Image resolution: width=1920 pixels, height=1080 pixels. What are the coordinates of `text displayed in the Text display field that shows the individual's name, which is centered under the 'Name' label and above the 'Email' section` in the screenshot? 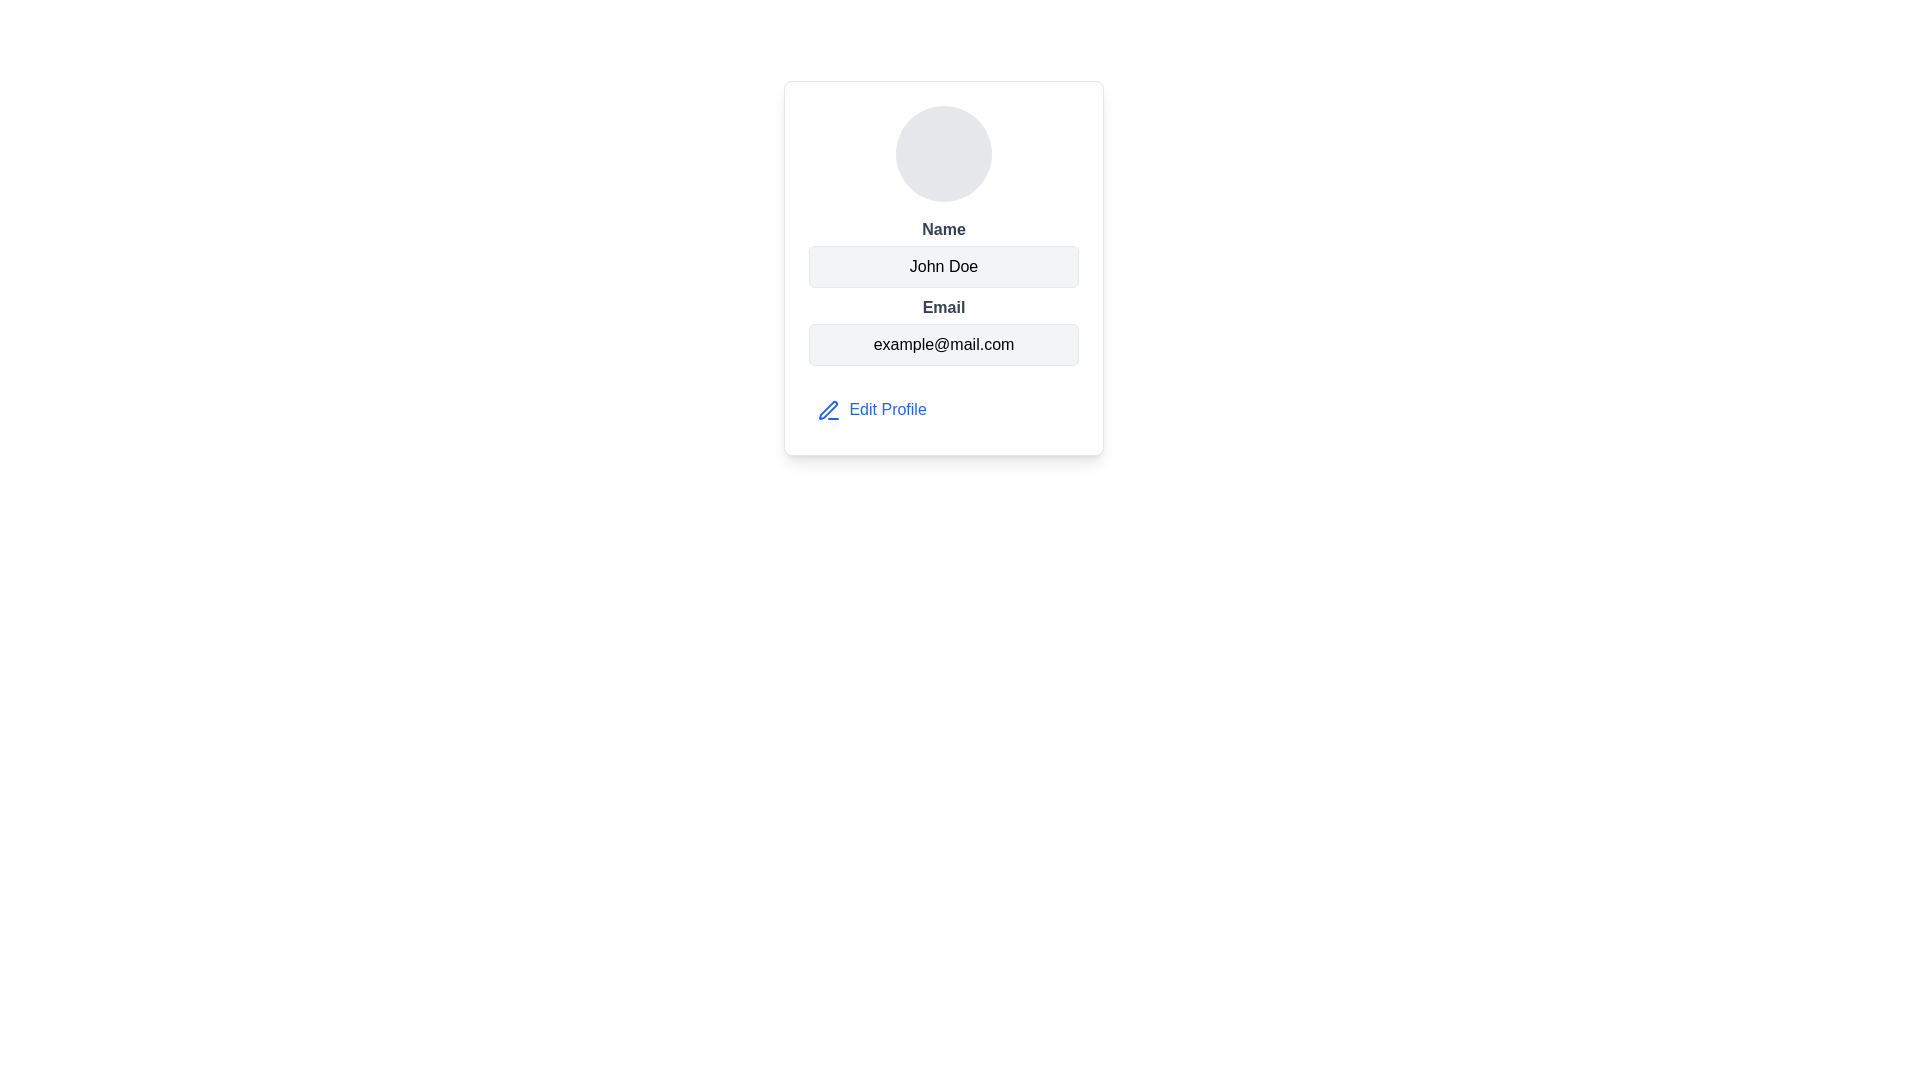 It's located at (943, 265).